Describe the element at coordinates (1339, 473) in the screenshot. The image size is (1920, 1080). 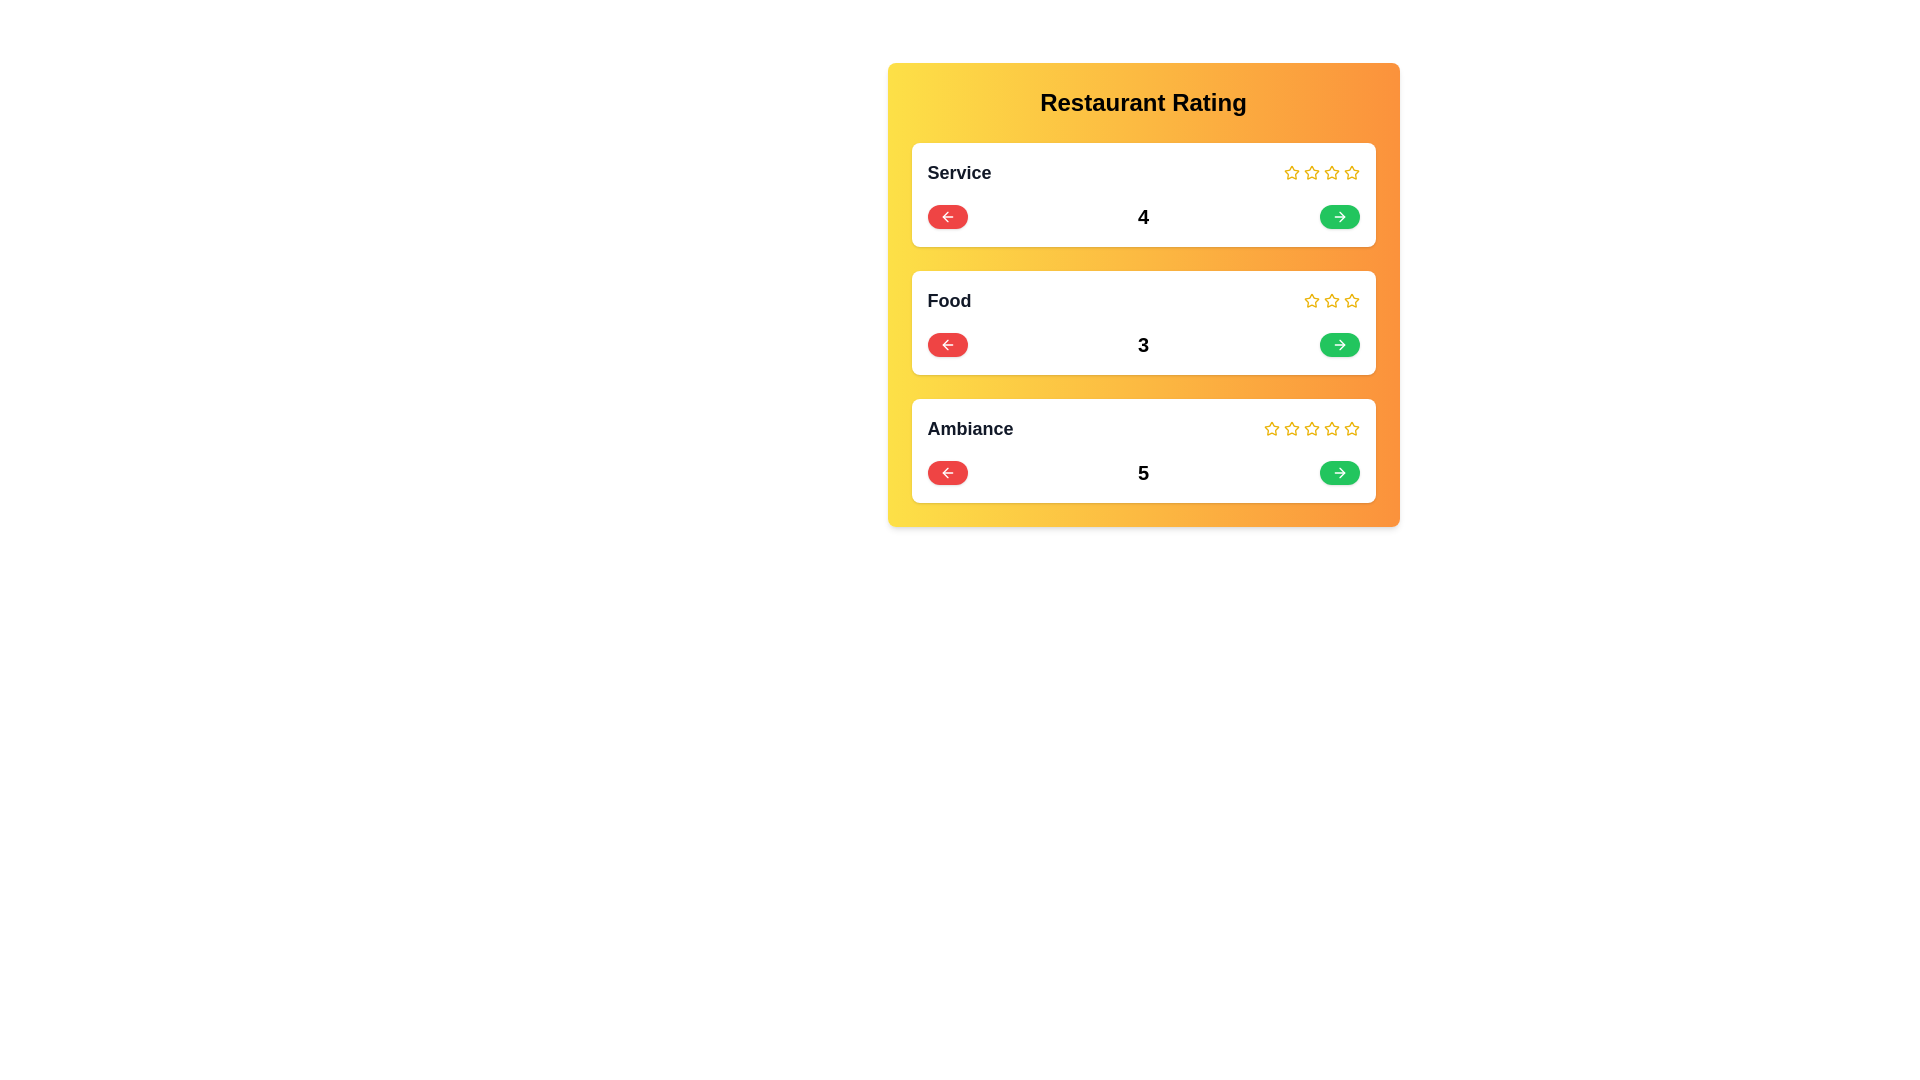
I see `the rightward-pointing green and white arrow icon within the green rounded button labeled 'Ambiance'` at that location.